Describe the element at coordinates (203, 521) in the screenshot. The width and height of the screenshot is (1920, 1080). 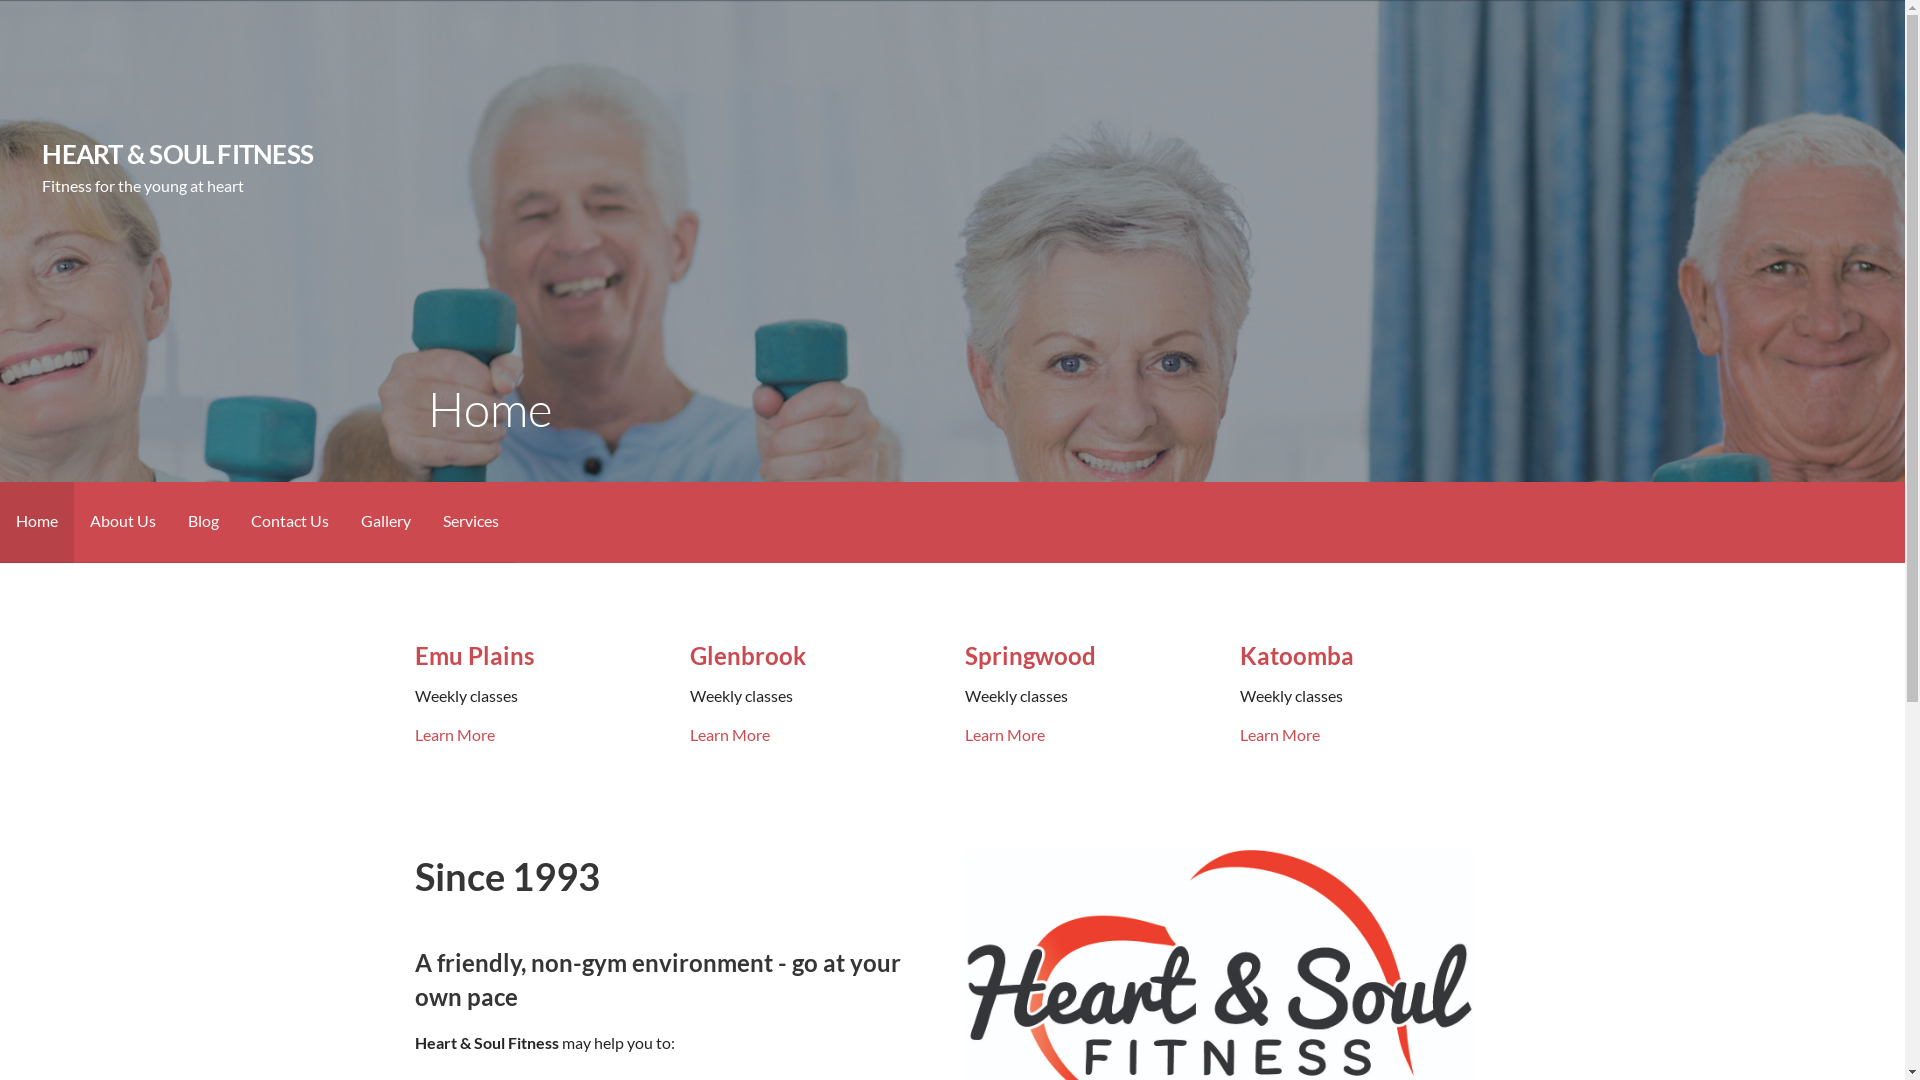
I see `'Blog'` at that location.